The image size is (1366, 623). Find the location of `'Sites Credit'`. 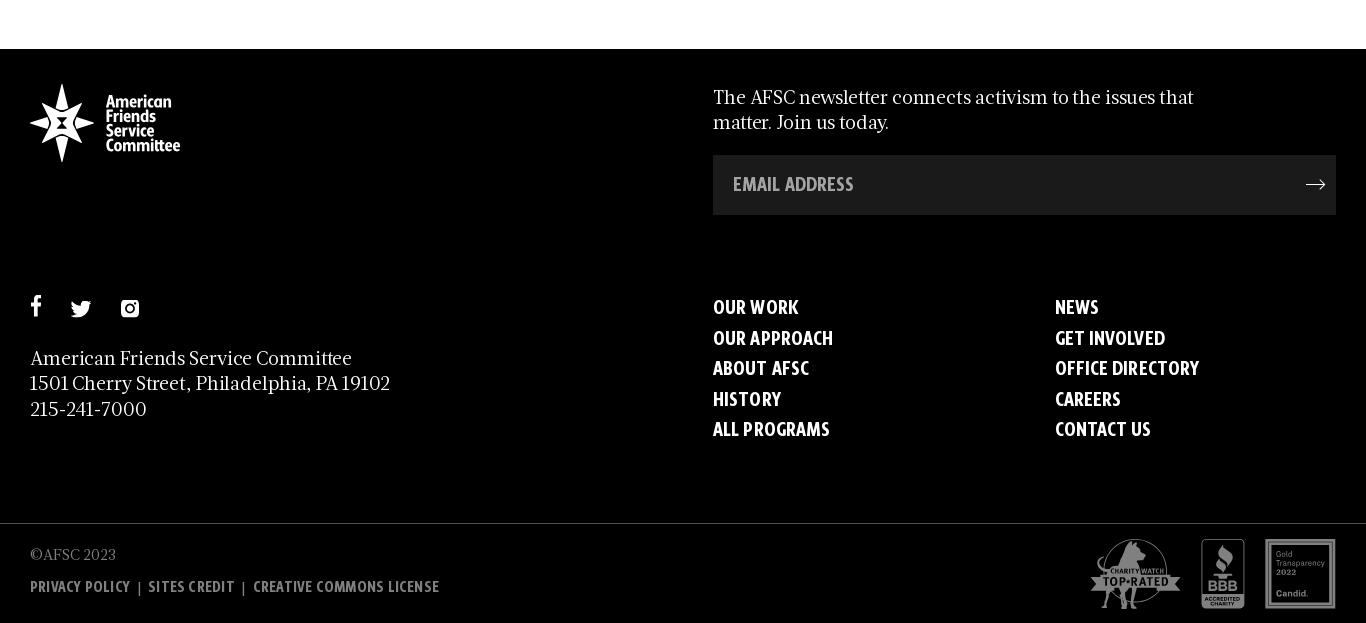

'Sites Credit' is located at coordinates (189, 586).